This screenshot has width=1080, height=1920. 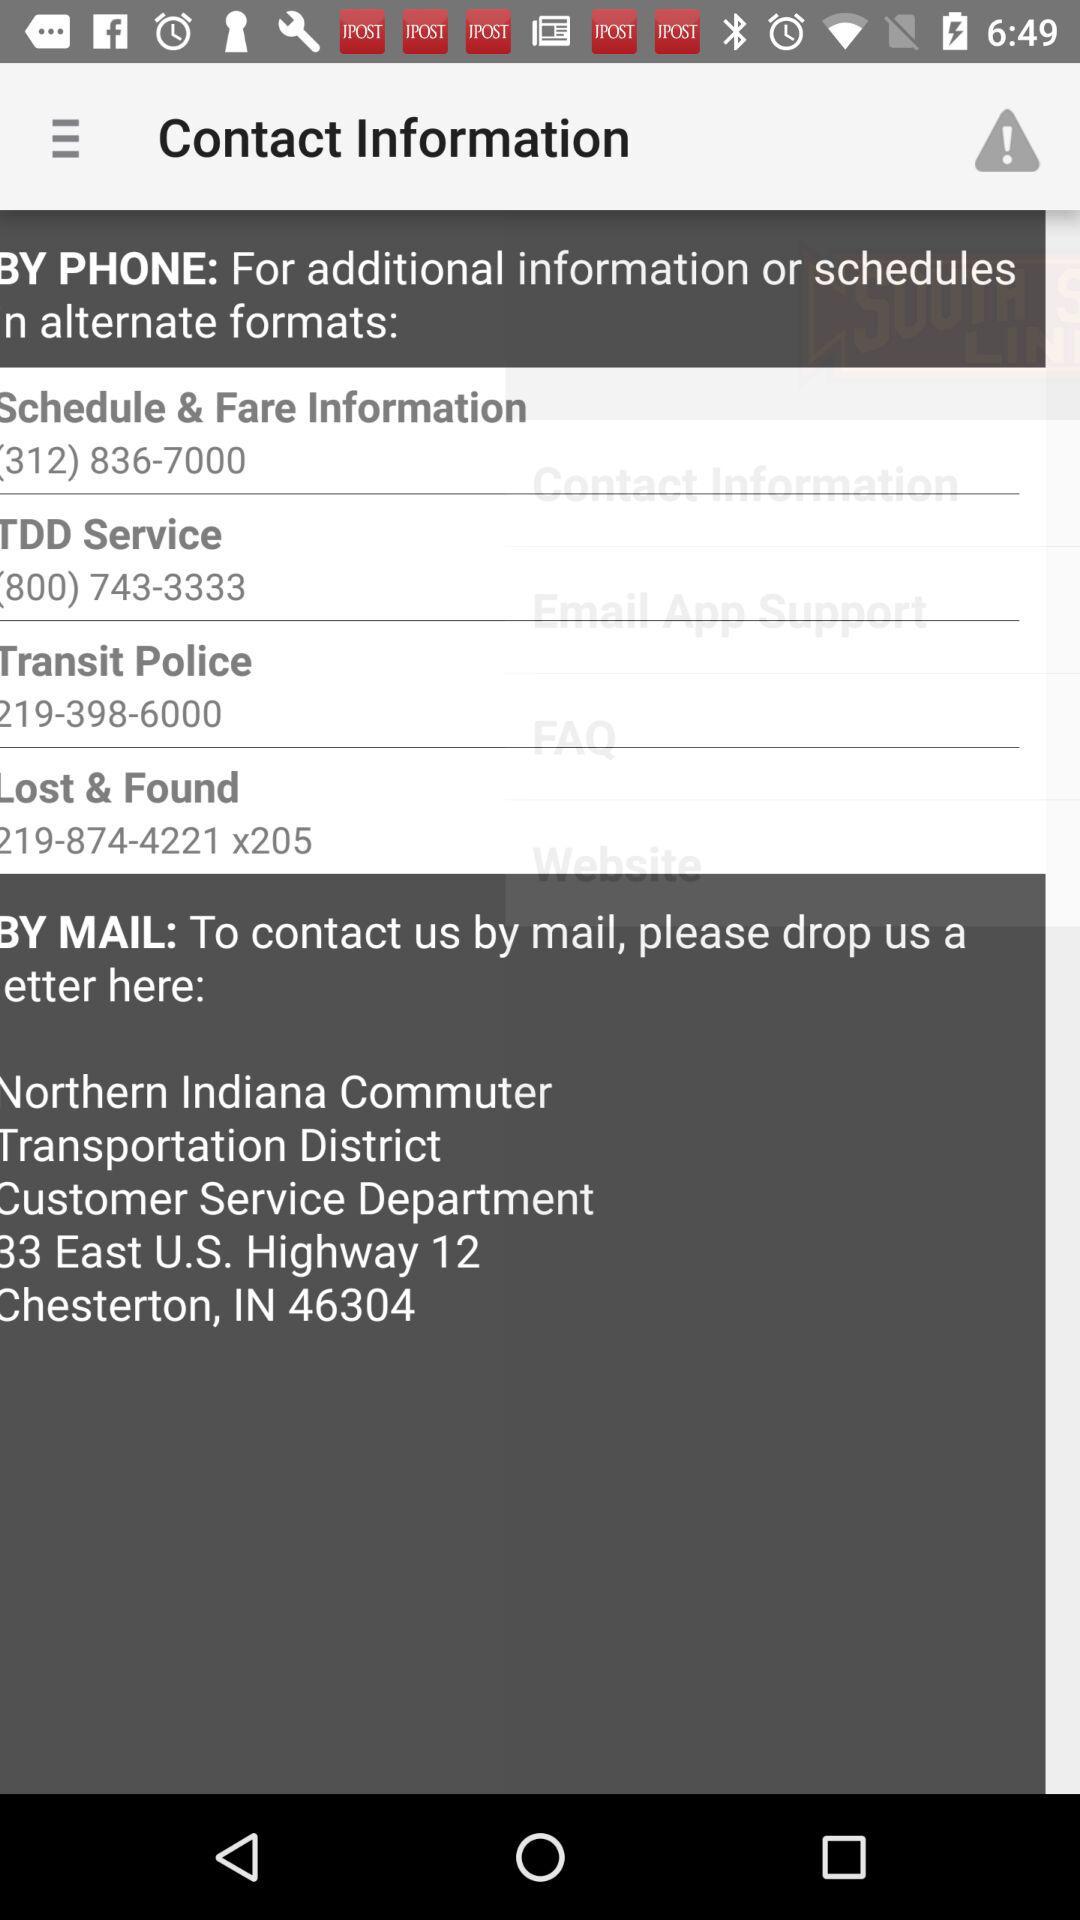 What do you see at coordinates (72, 135) in the screenshot?
I see `item above by phone for` at bounding box center [72, 135].